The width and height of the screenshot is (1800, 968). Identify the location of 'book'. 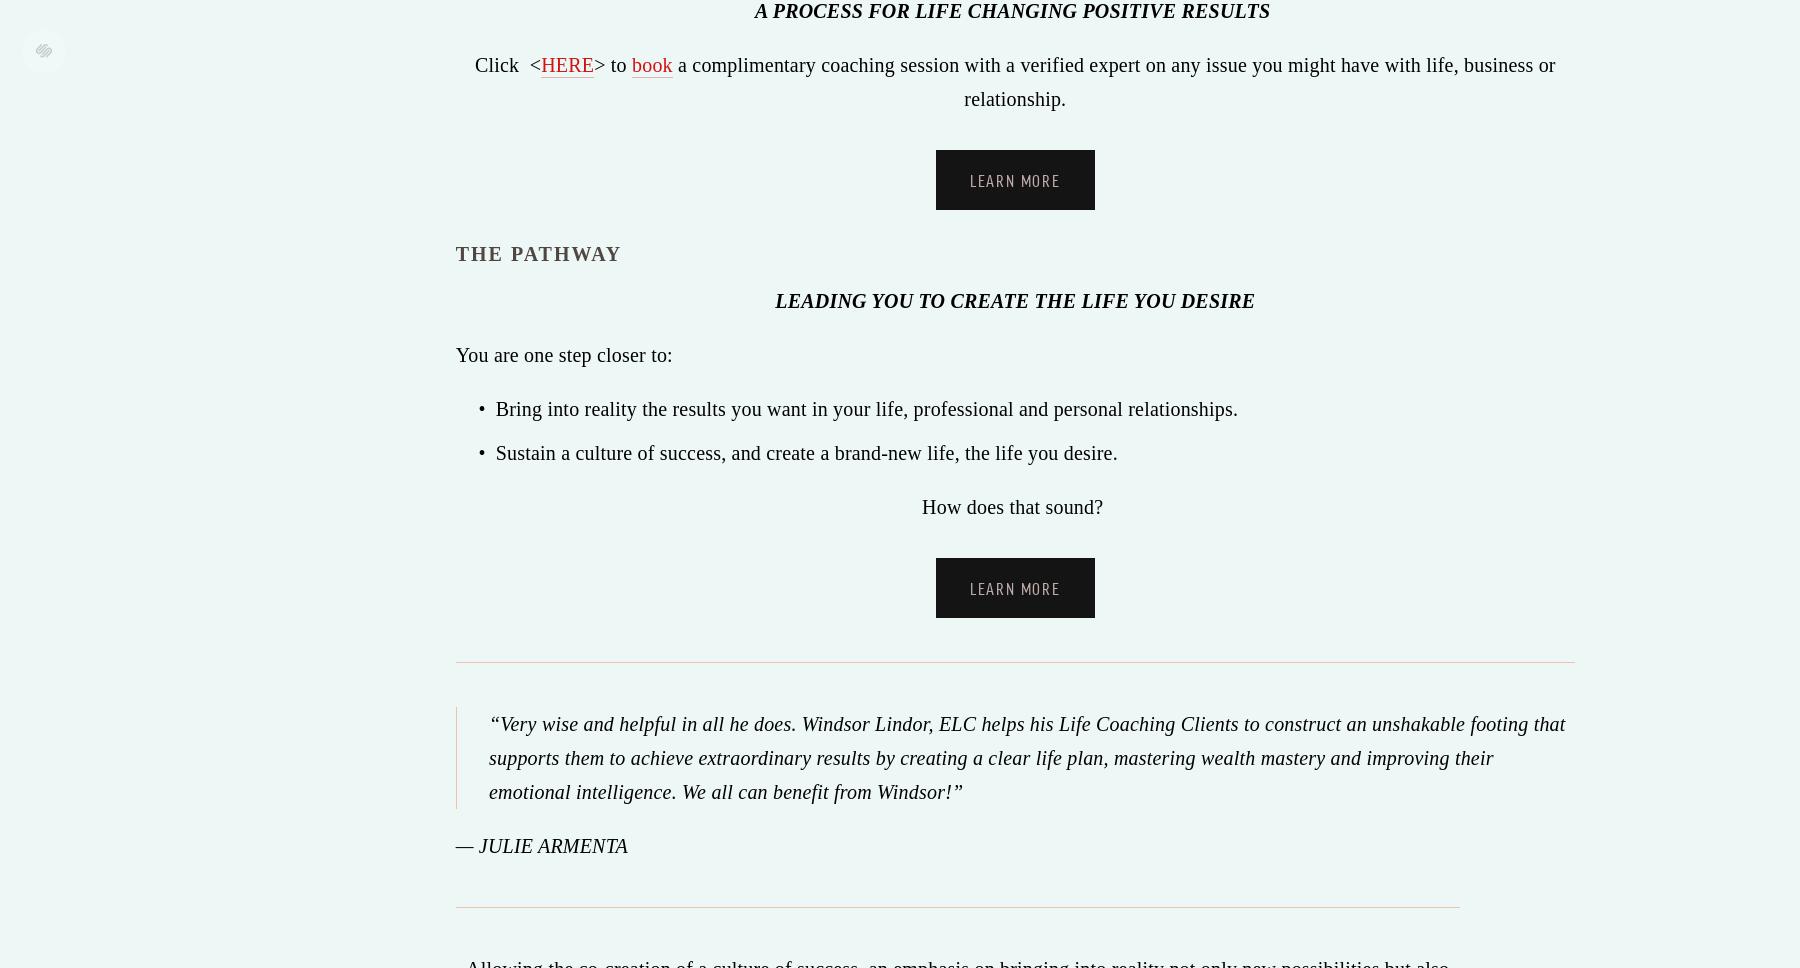
(631, 62).